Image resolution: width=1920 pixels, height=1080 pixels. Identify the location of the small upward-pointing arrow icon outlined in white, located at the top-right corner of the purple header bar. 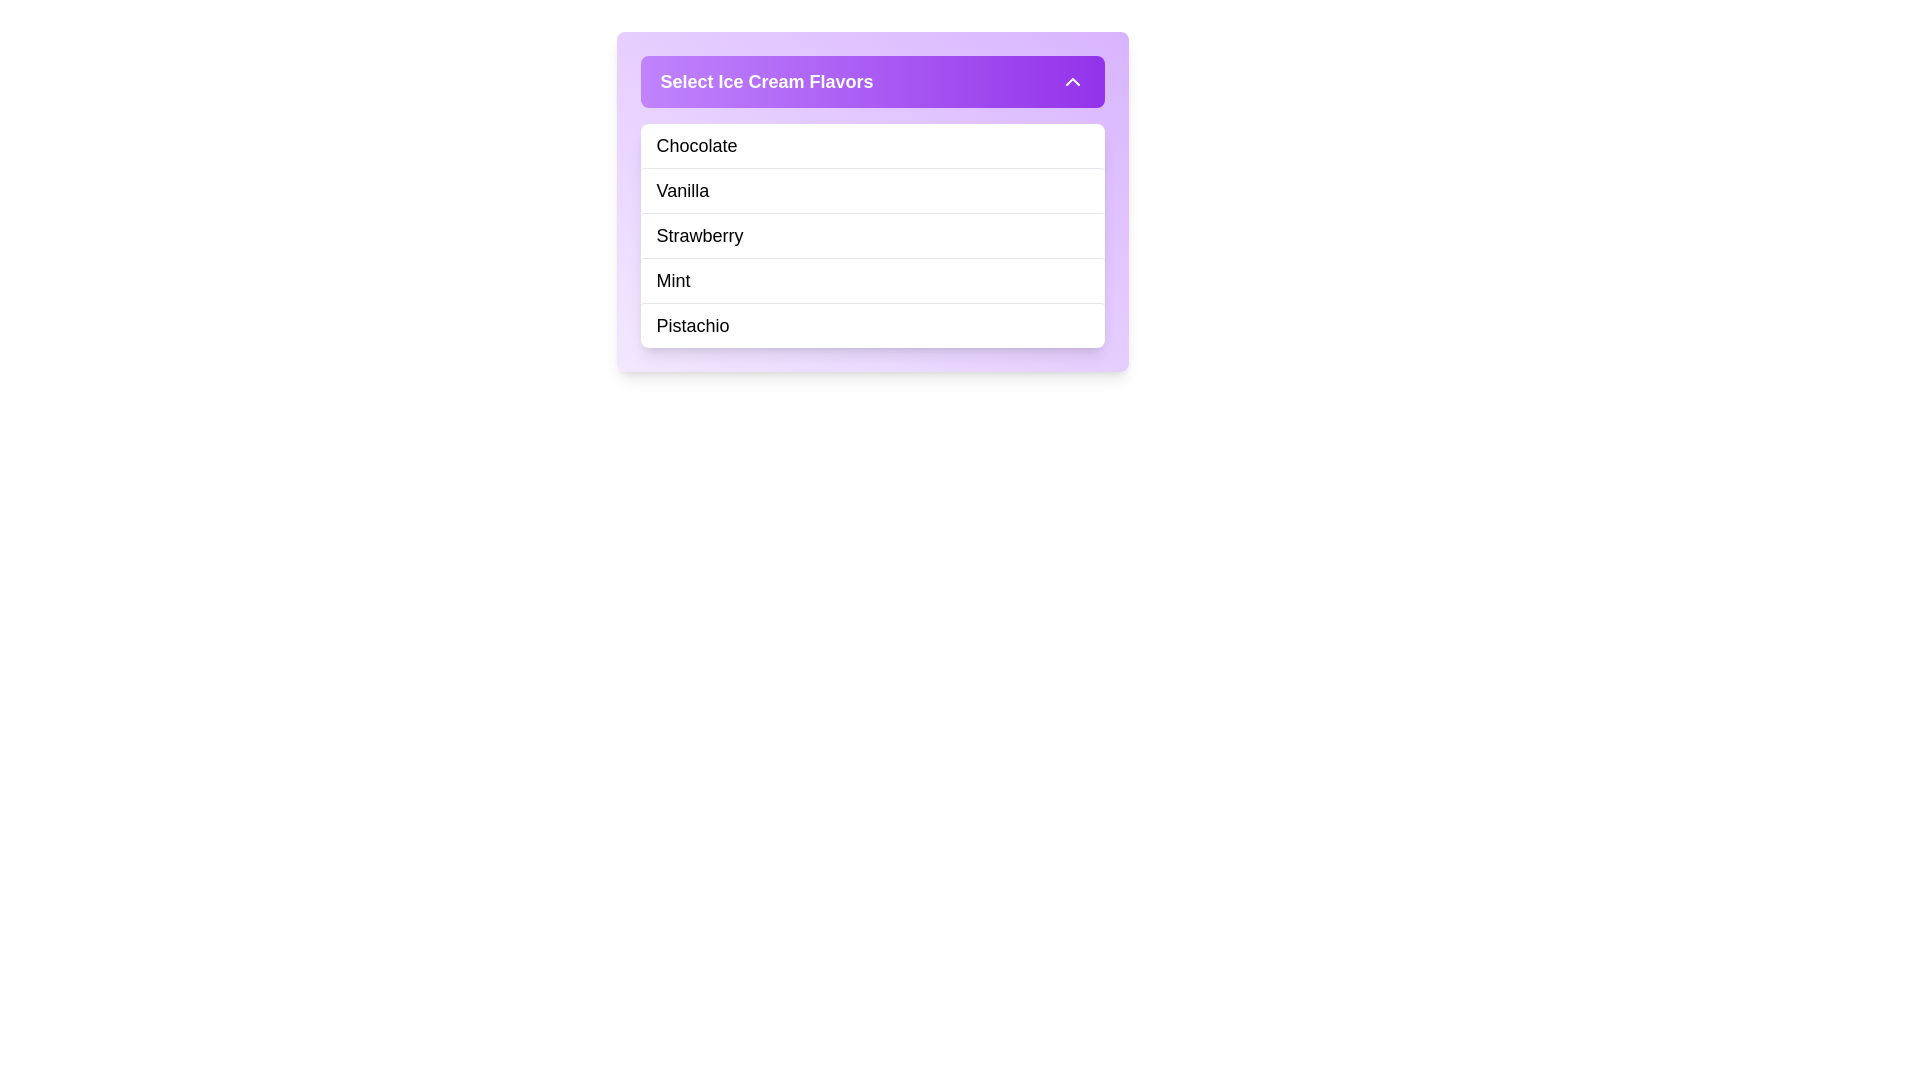
(1071, 80).